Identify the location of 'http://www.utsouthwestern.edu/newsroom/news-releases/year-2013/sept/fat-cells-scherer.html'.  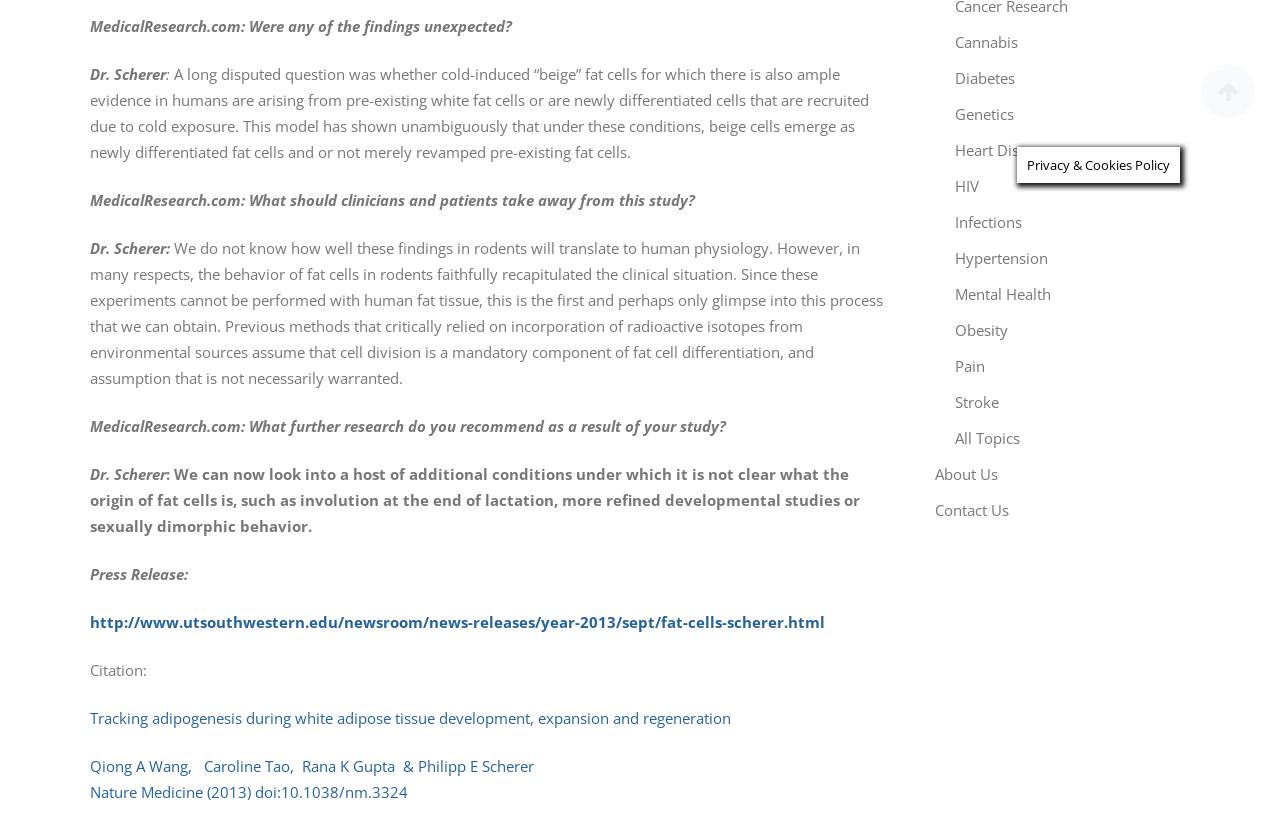
(456, 621).